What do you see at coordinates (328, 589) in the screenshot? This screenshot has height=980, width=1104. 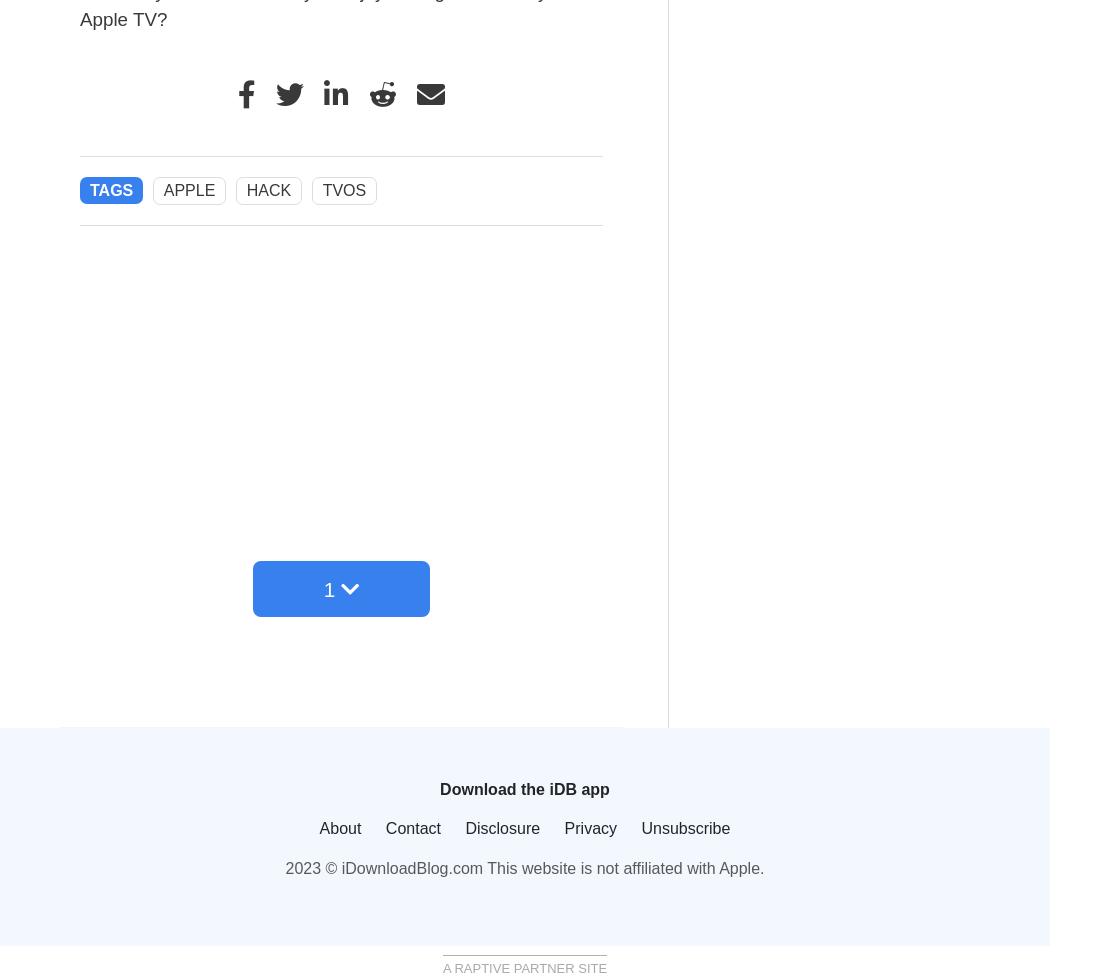 I see `'1'` at bounding box center [328, 589].